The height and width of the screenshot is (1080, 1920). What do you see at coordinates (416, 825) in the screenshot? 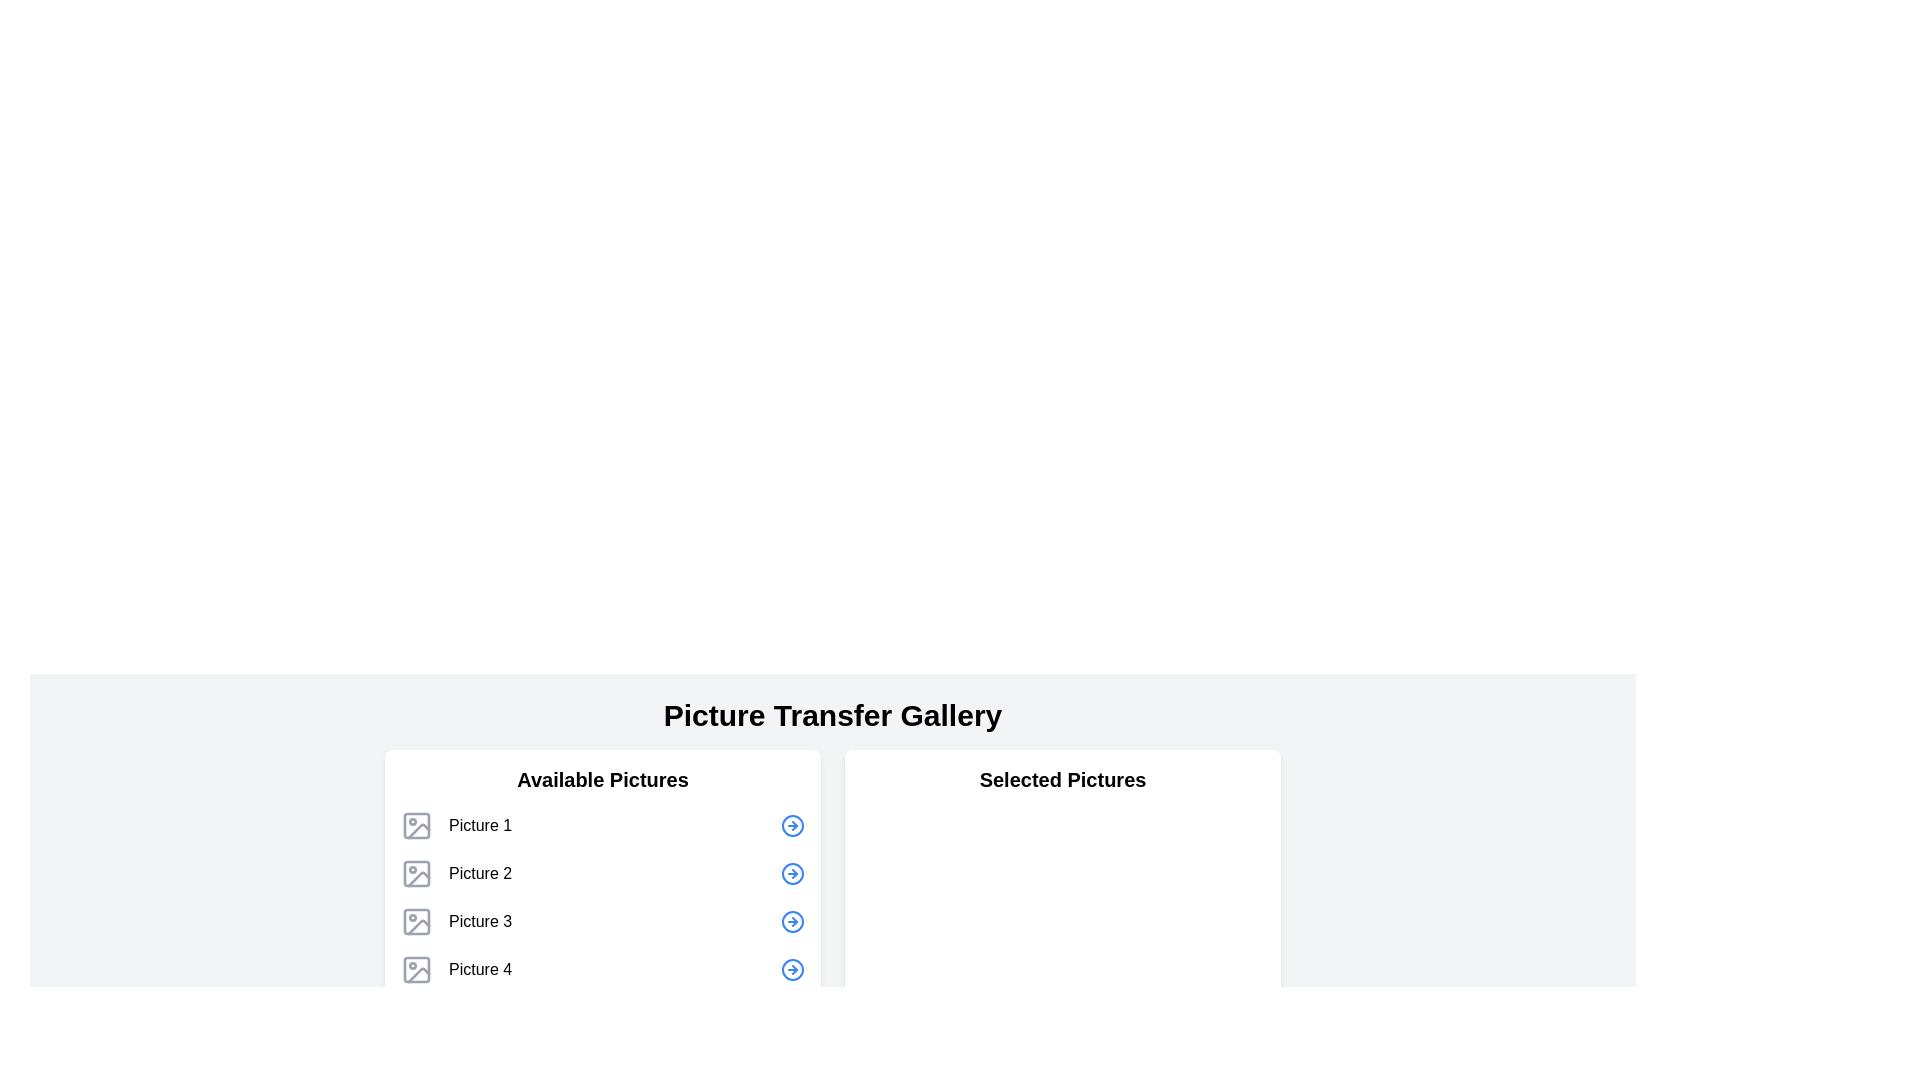
I see `the icon representing 'Picture 1' located in the 'Available Pictures' section of the interface` at bounding box center [416, 825].